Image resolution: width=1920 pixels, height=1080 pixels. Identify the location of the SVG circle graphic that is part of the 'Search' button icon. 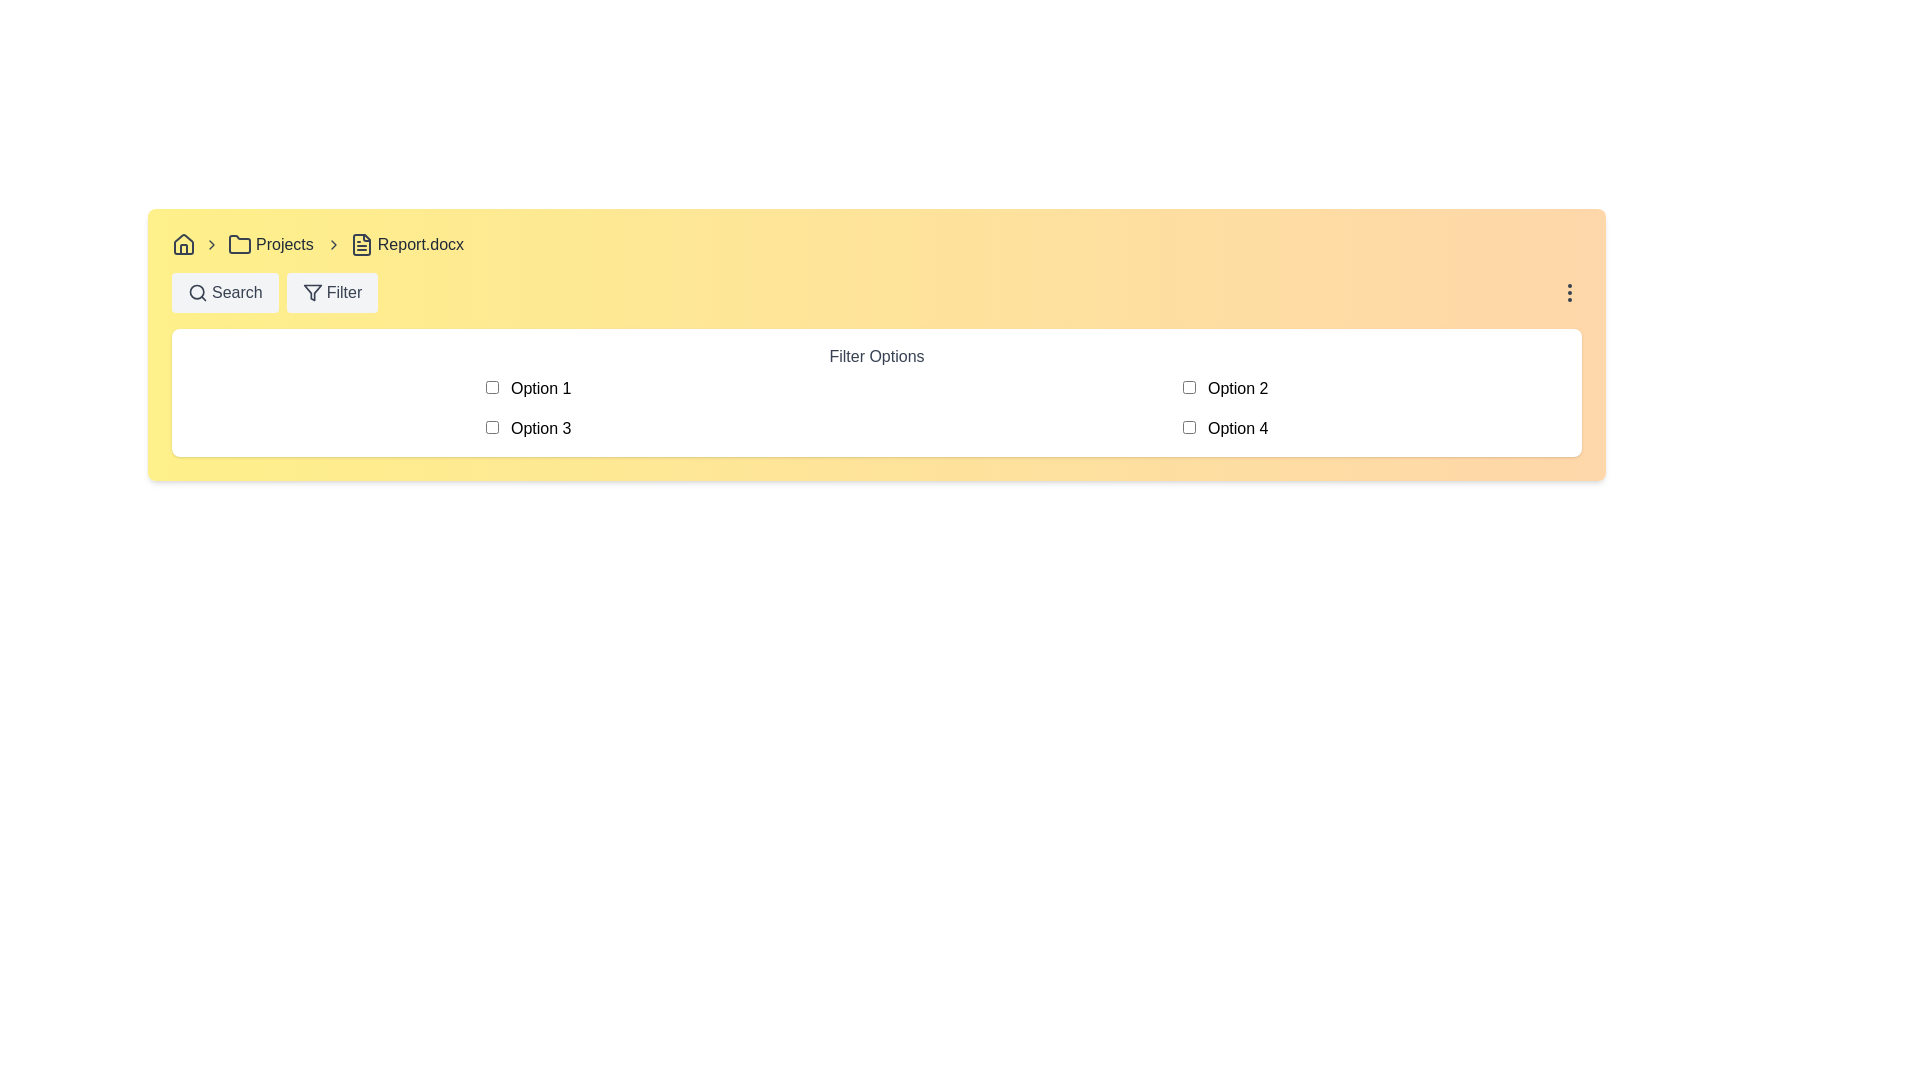
(197, 292).